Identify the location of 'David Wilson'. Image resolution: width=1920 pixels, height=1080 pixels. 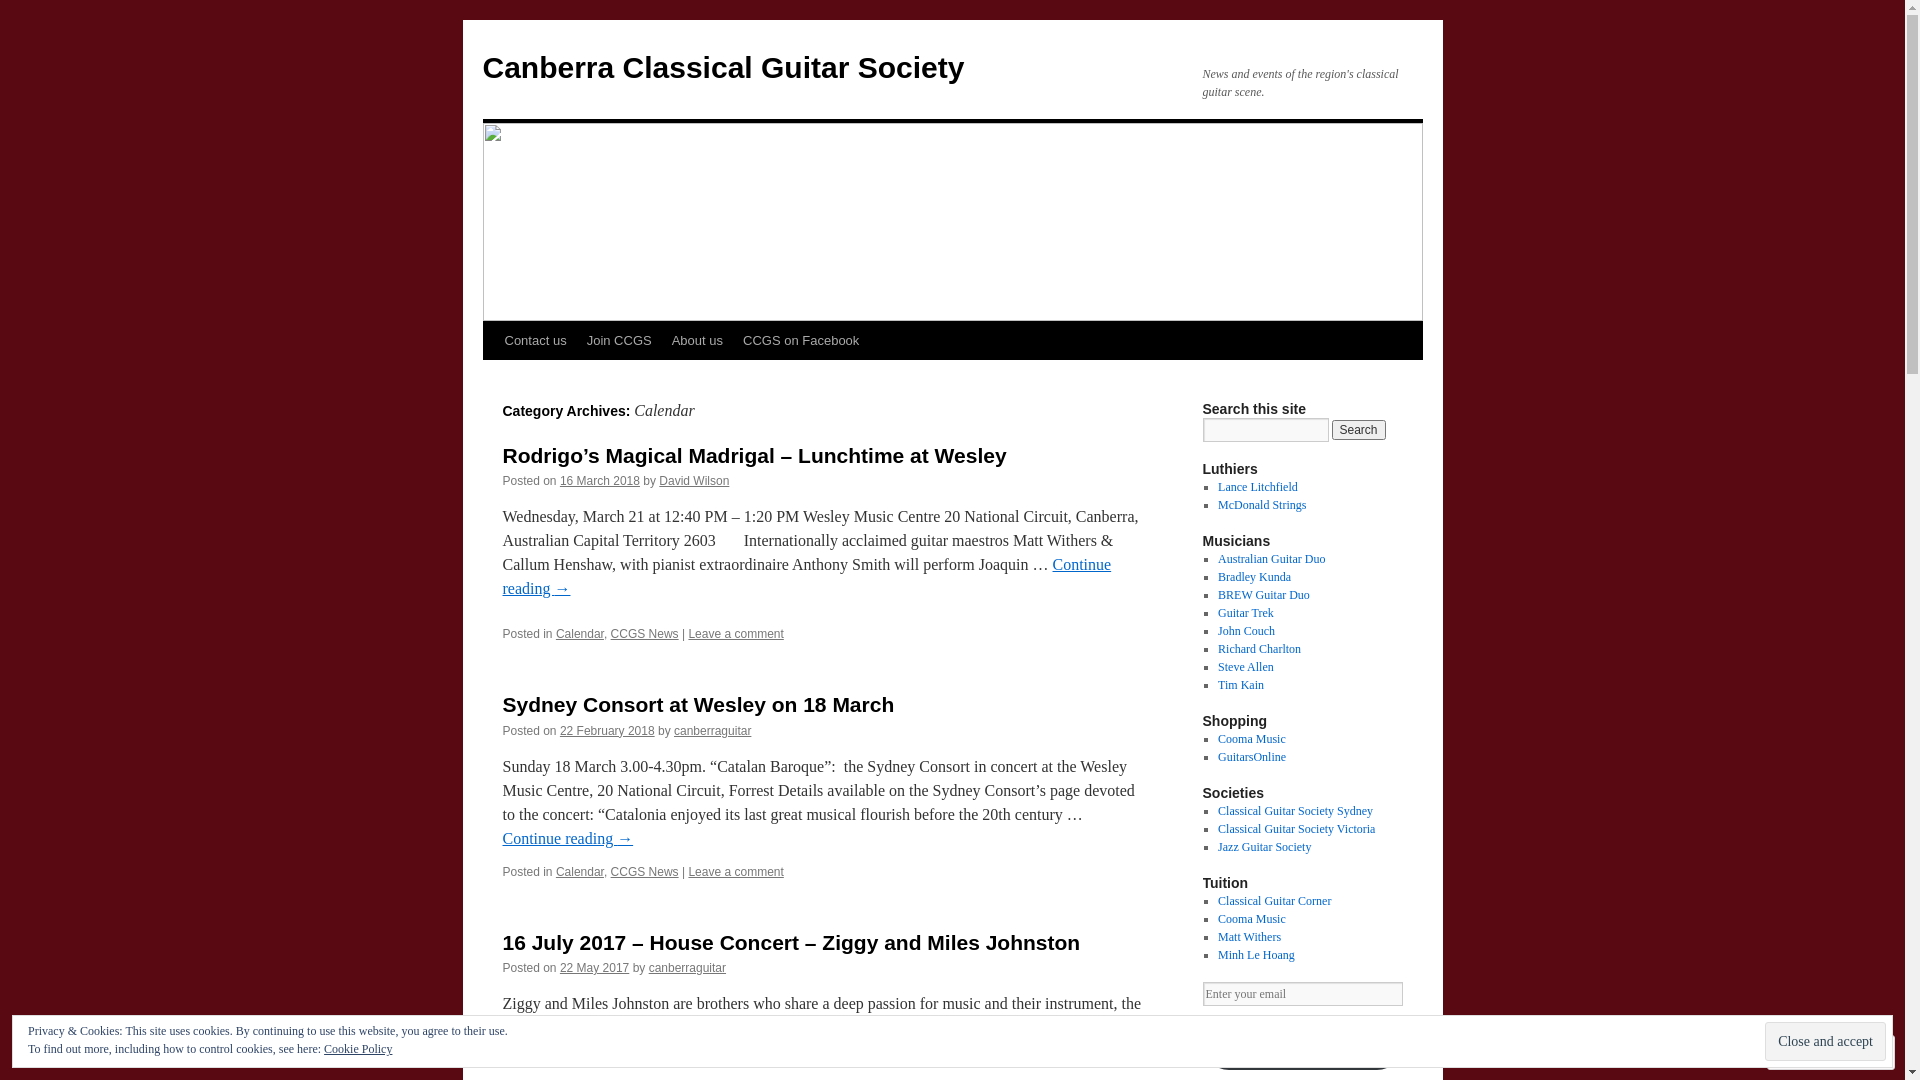
(694, 481).